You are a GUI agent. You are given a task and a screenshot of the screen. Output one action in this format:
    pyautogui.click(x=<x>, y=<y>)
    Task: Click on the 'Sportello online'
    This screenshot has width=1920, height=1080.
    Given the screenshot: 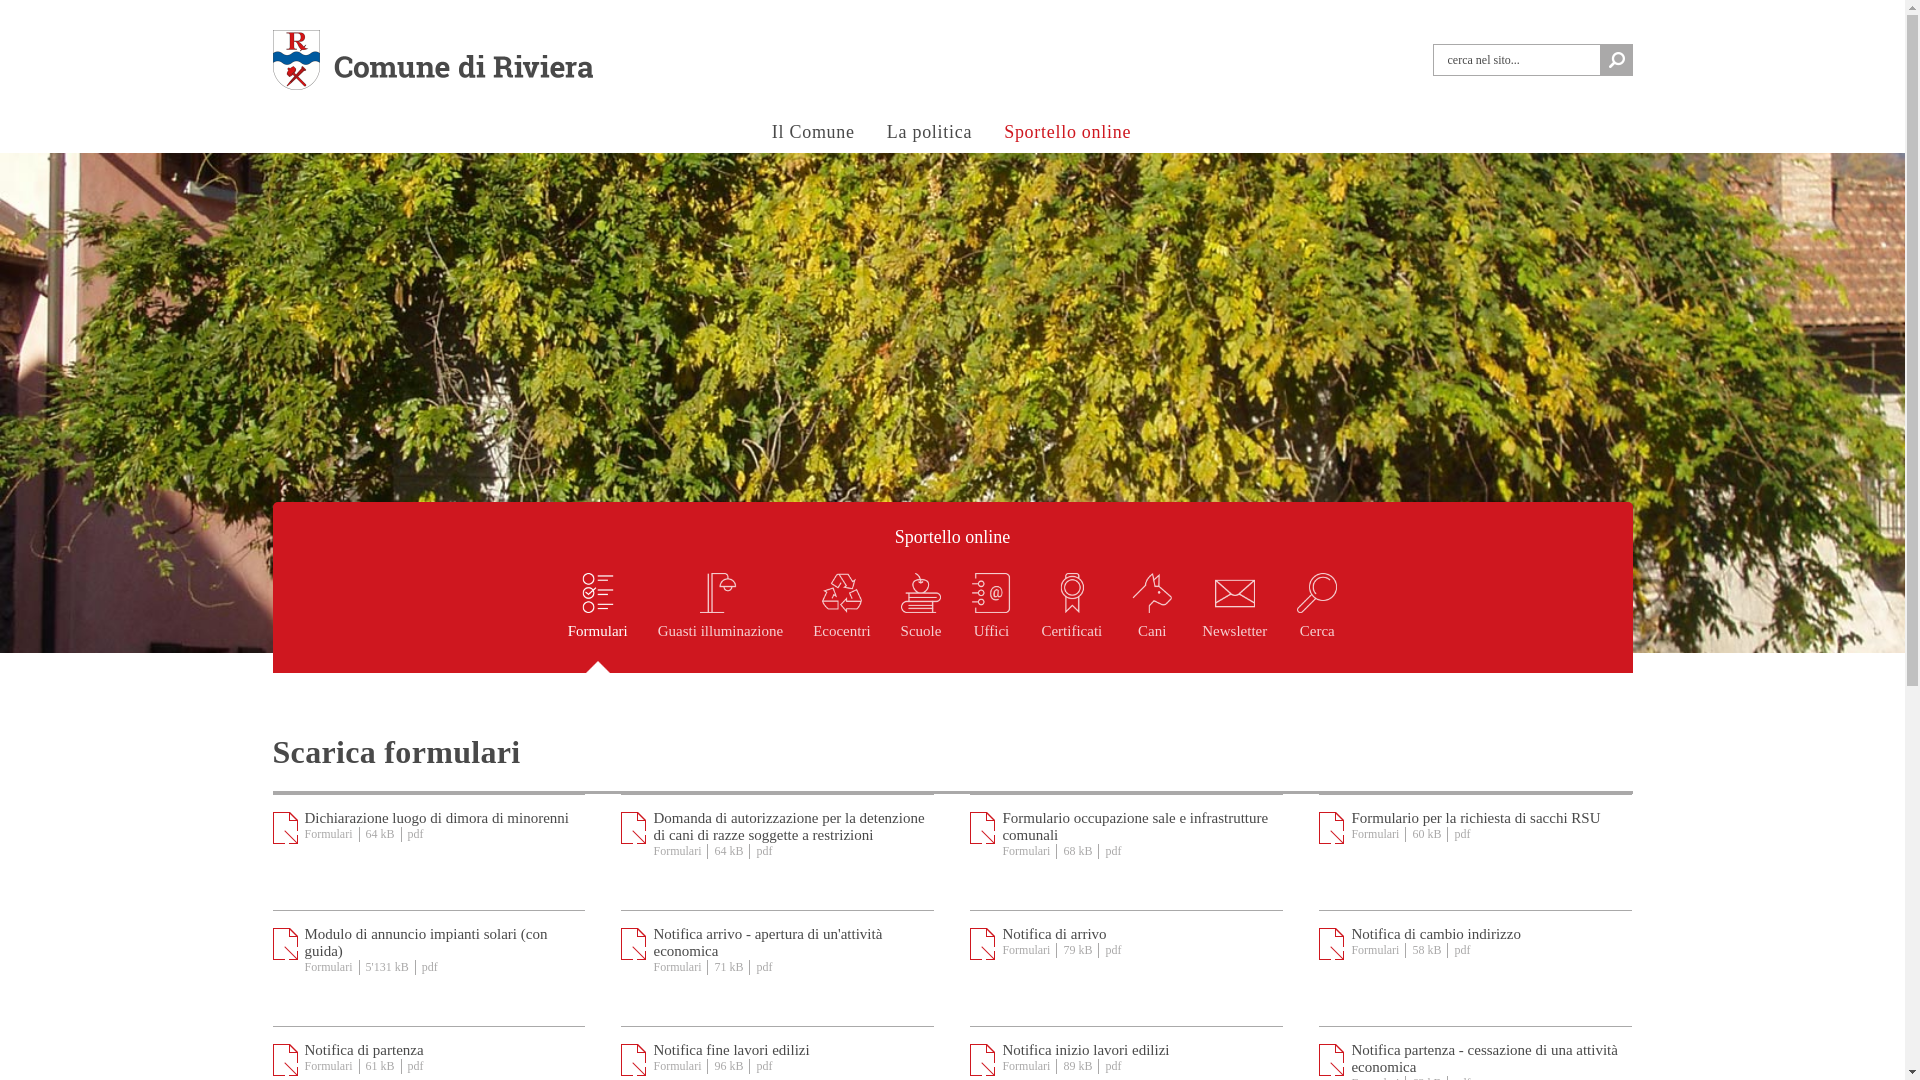 What is the action you would take?
    pyautogui.click(x=992, y=133)
    